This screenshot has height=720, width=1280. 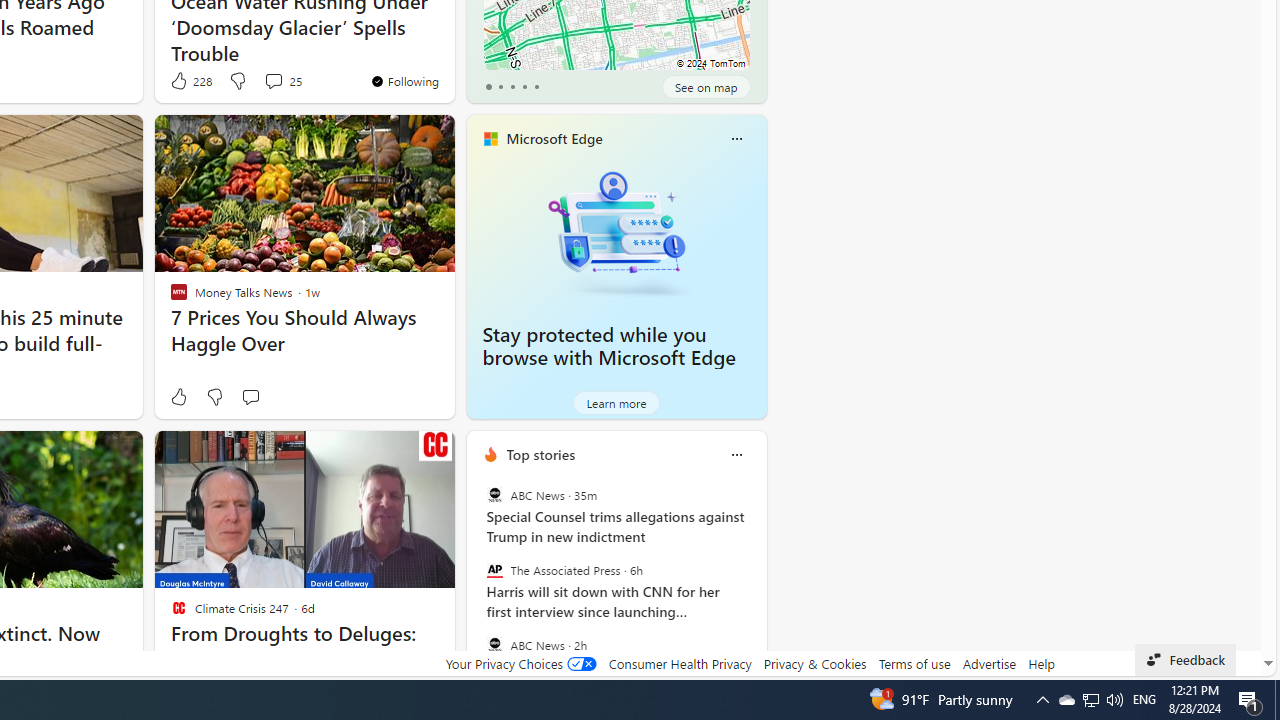 What do you see at coordinates (913, 663) in the screenshot?
I see `'Terms of use'` at bounding box center [913, 663].